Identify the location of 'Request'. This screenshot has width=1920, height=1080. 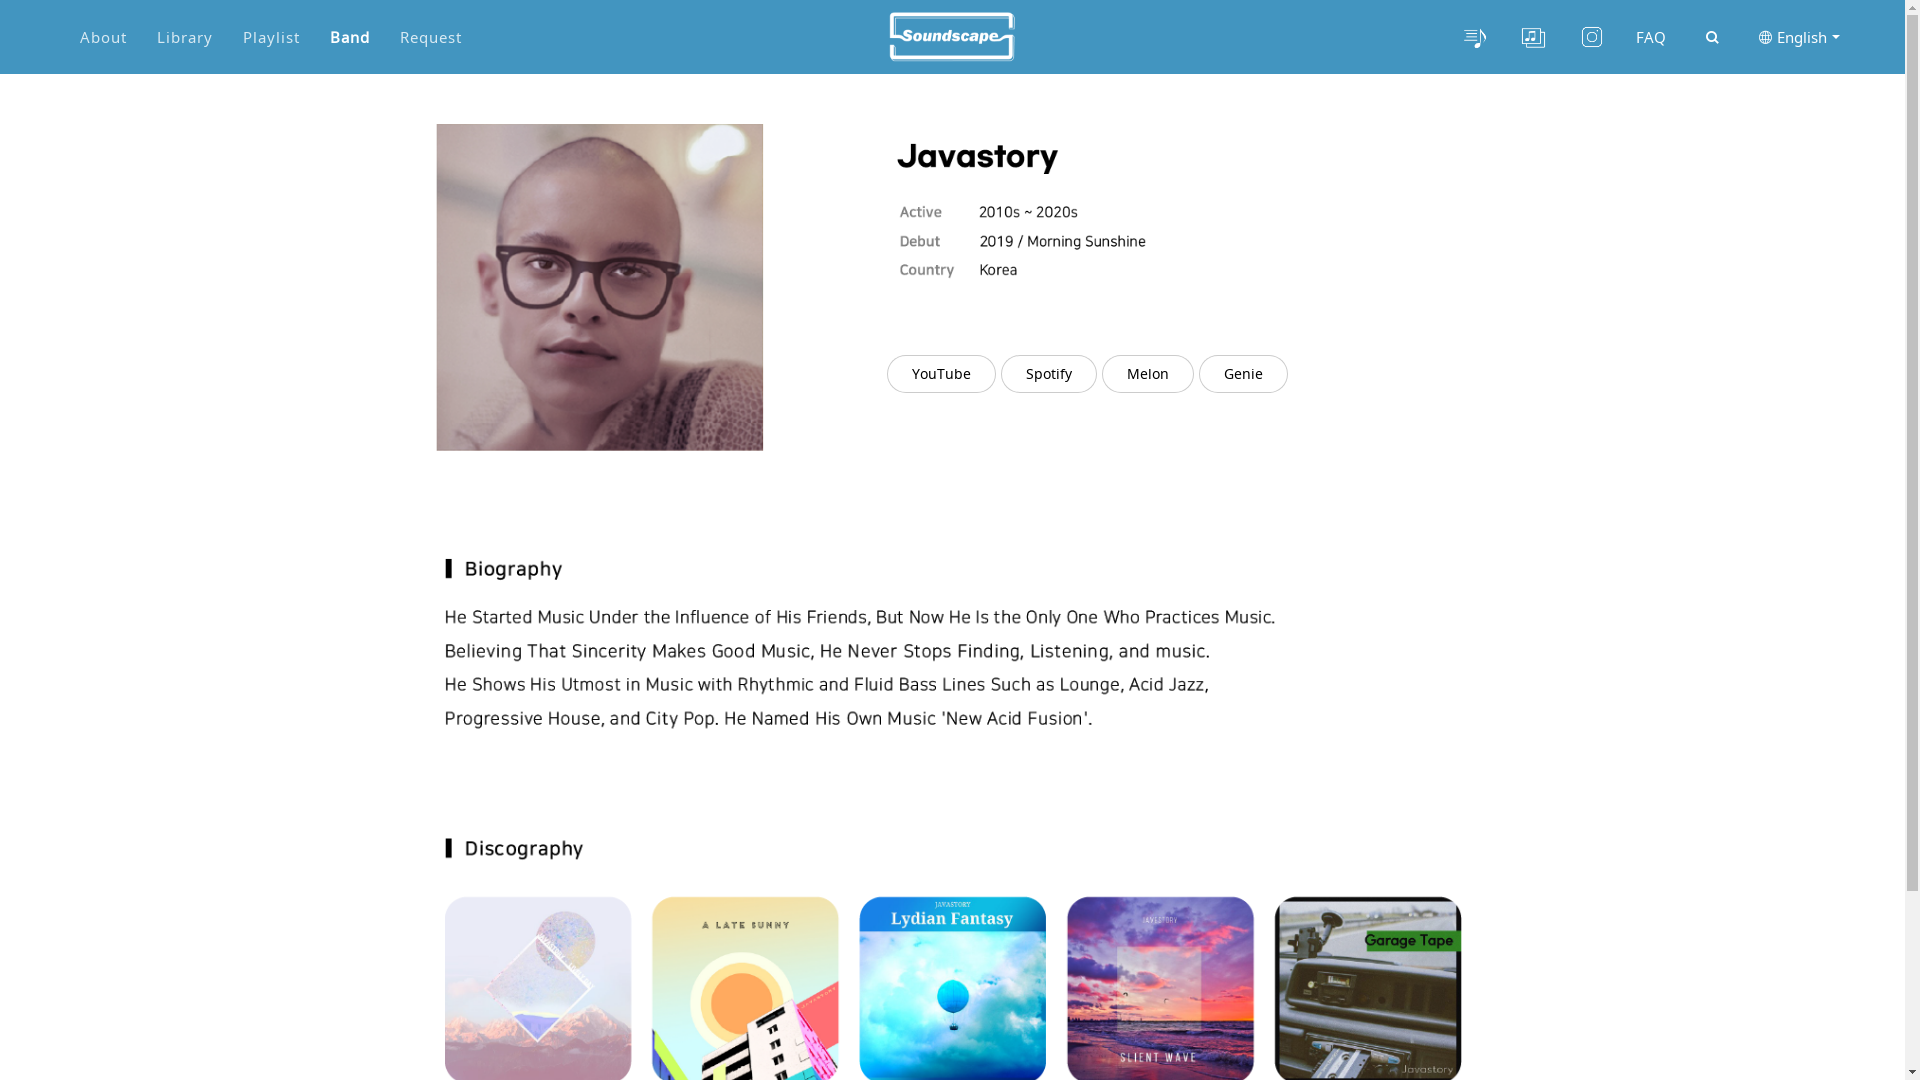
(430, 37).